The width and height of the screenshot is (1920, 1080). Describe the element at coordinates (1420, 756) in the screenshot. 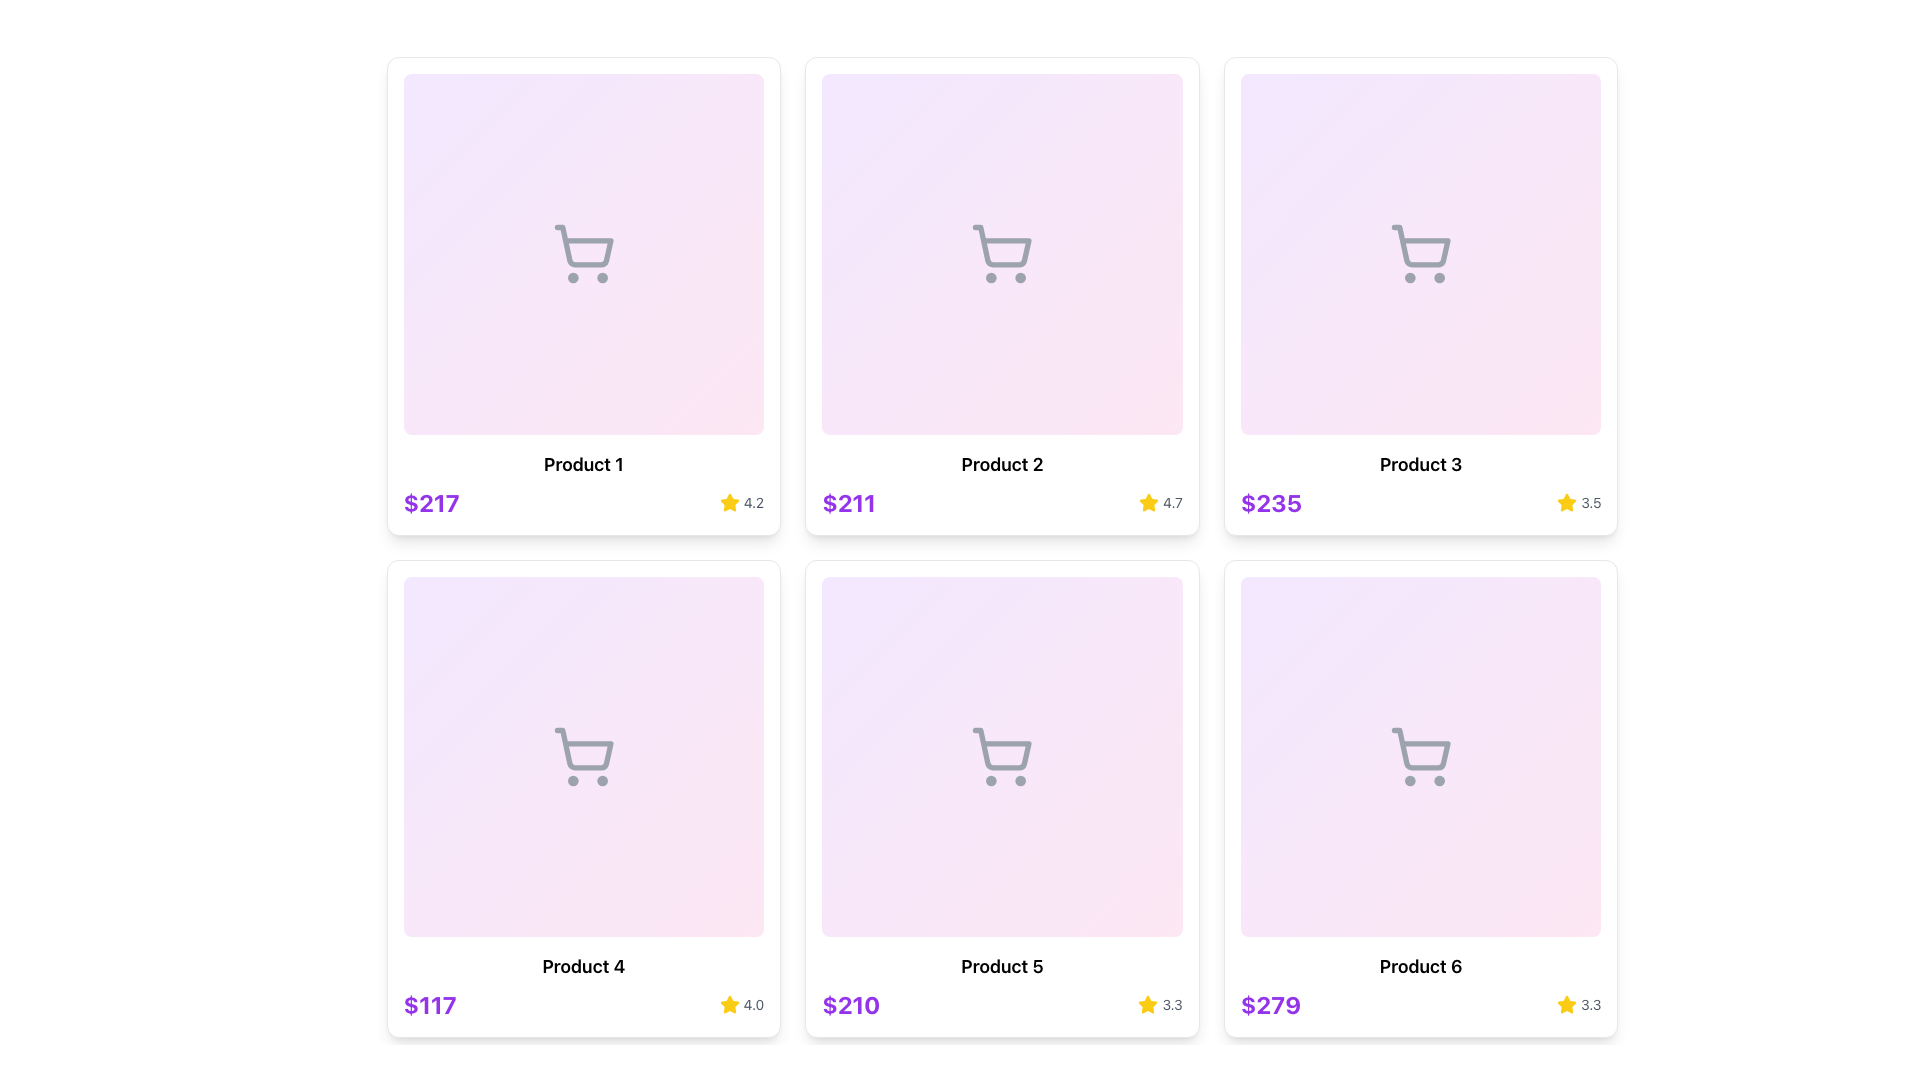

I see `the decorative shopping cart icon located within the 'Product 6' card priced at '$279'` at that location.